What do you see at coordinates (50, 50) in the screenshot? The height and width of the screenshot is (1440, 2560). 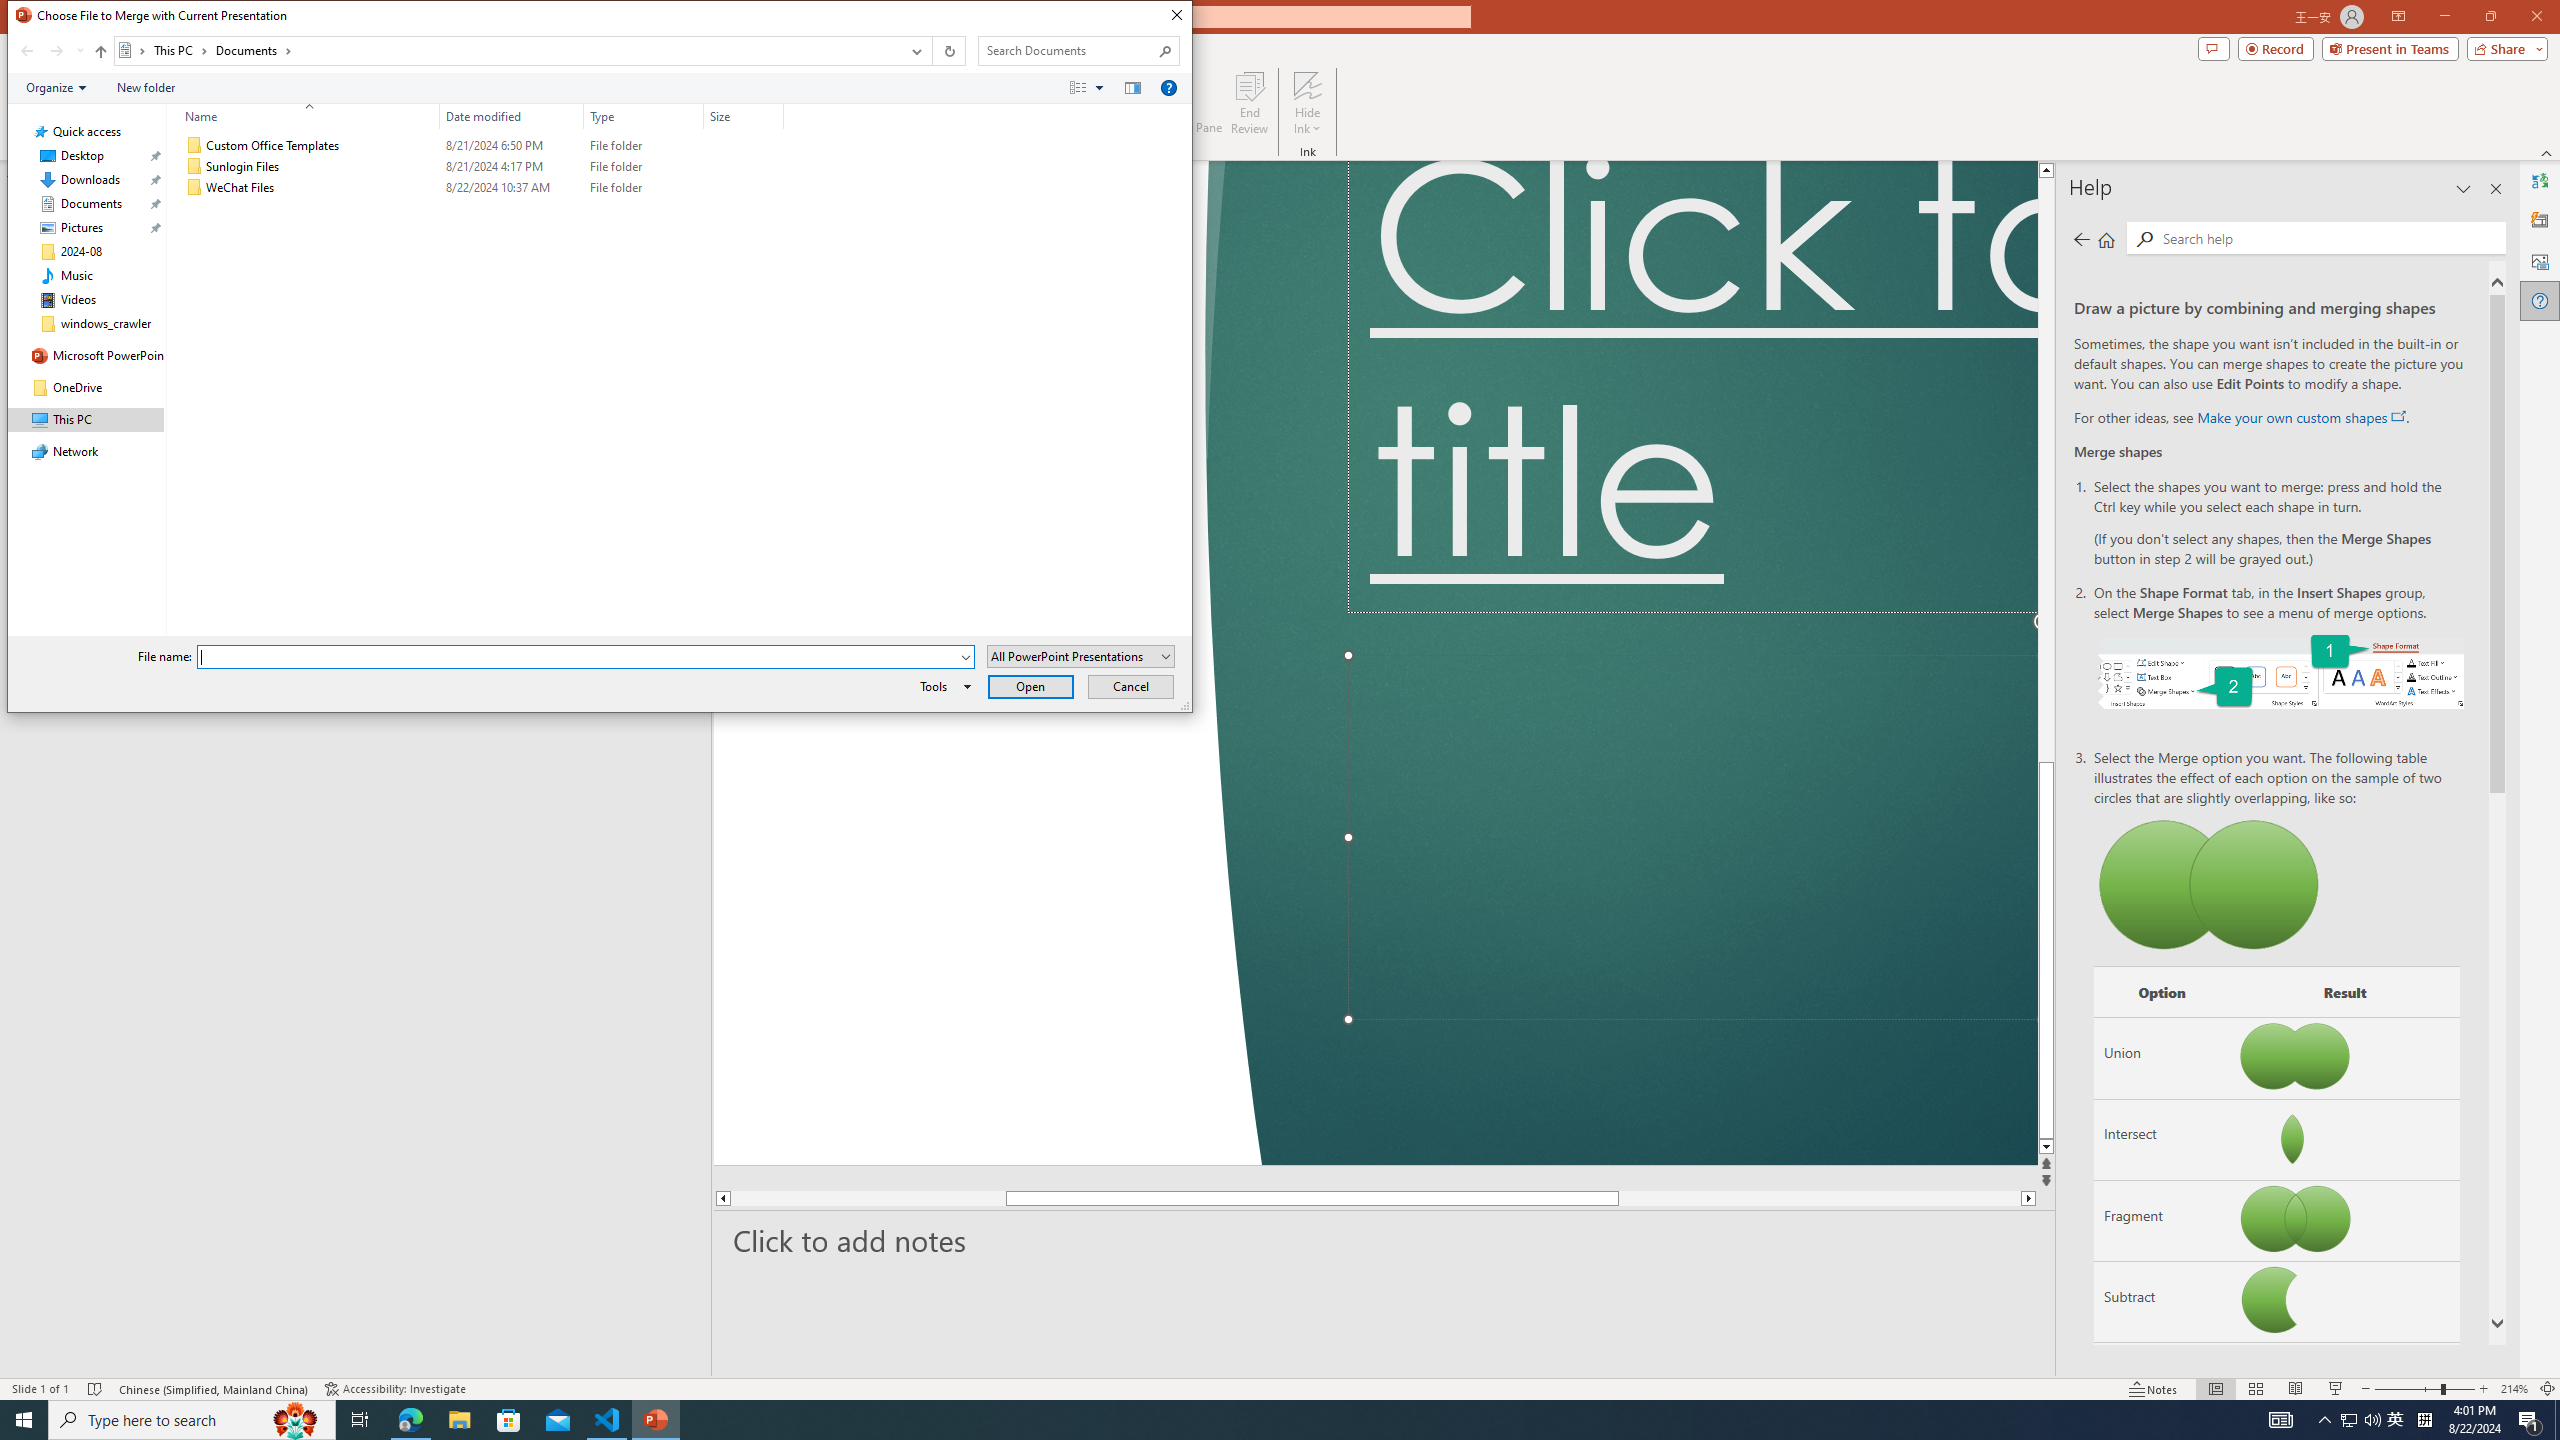 I see `'Navigation buttons'` at bounding box center [50, 50].